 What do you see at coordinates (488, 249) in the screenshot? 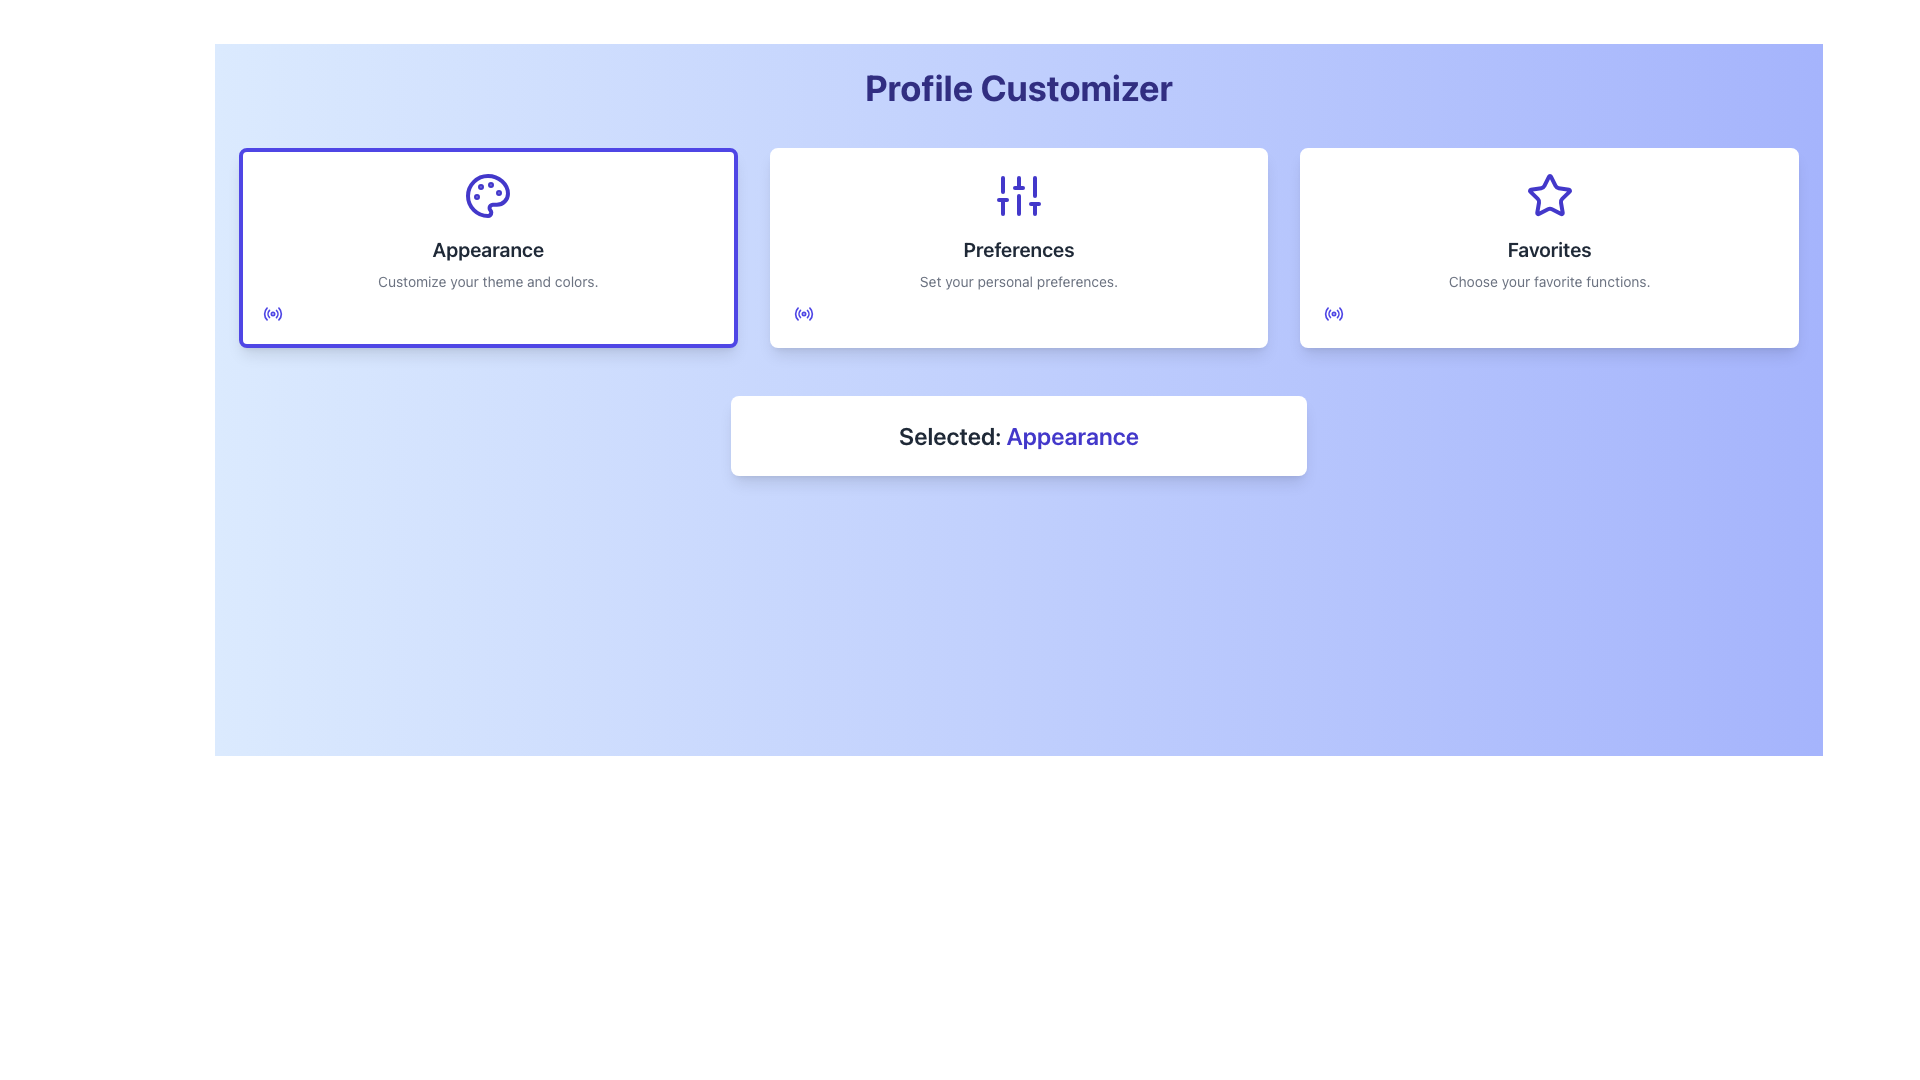
I see `text label that displays the word 'Appearance', which is styled in bold and large font, located centrally under the palette icon within the 'AppearanceCustomize your theme and colors' card` at bounding box center [488, 249].